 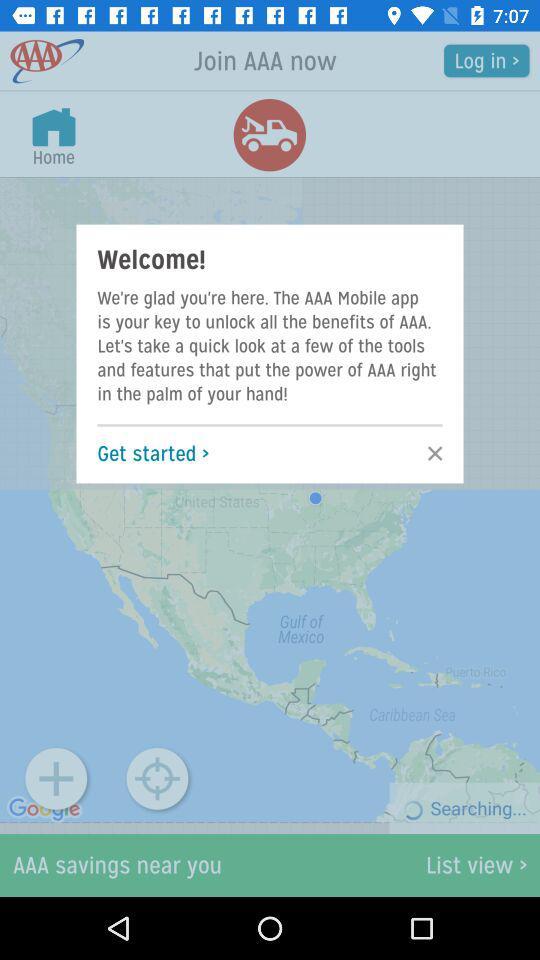 What do you see at coordinates (428, 453) in the screenshot?
I see `the close icon` at bounding box center [428, 453].